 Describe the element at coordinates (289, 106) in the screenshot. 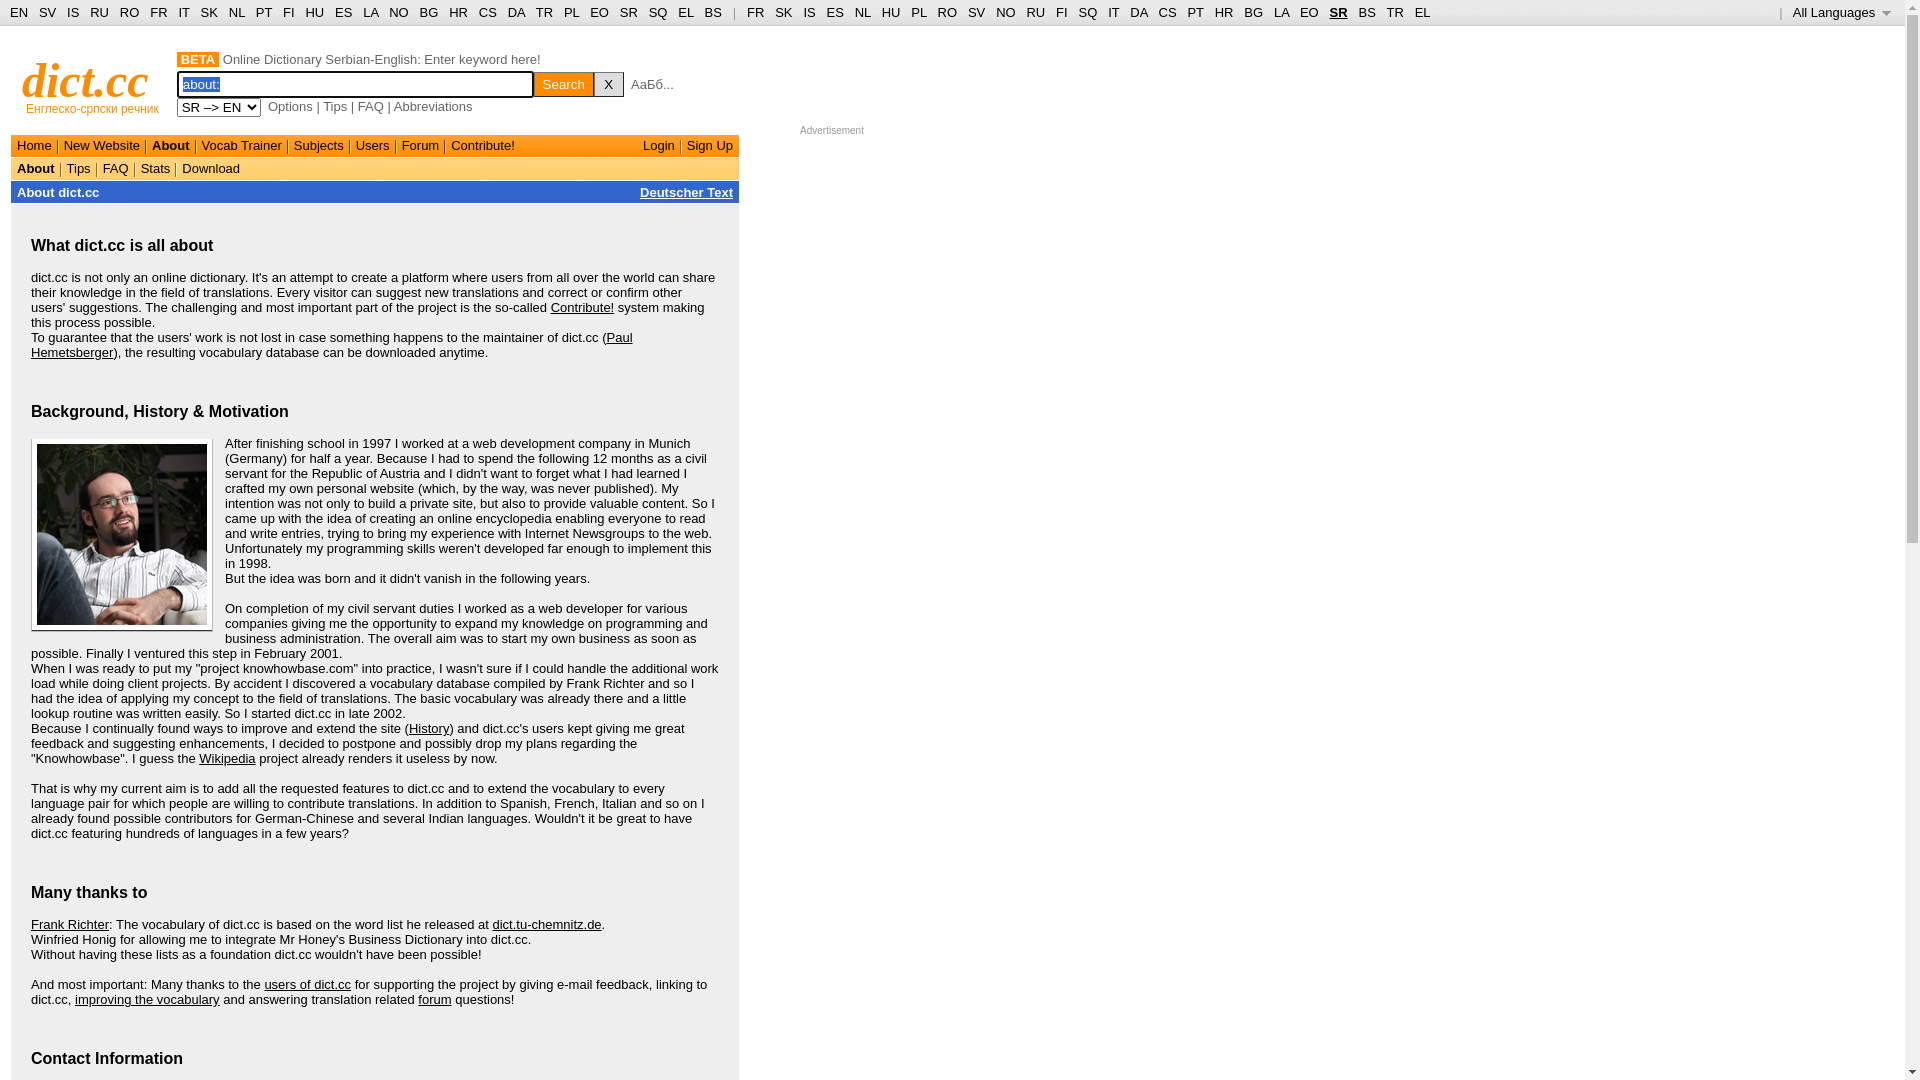

I see `'Options'` at that location.